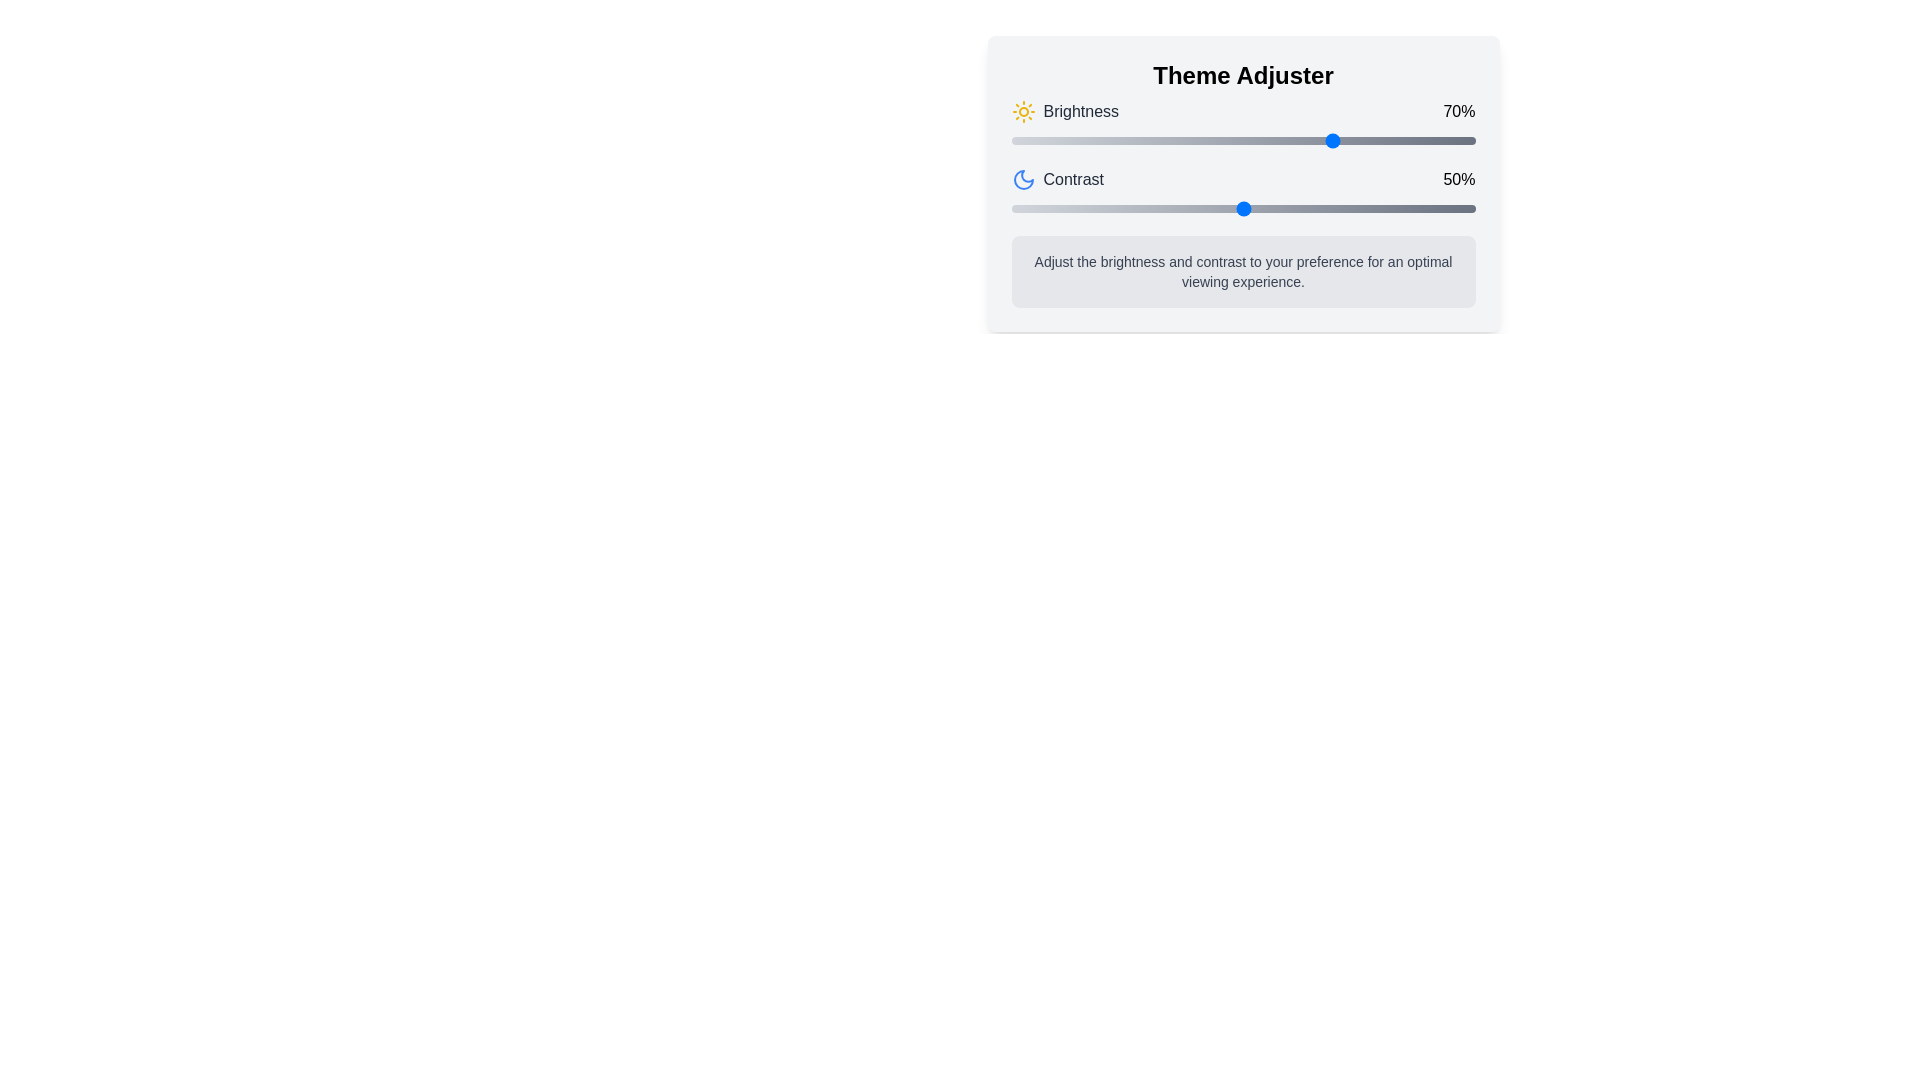 The height and width of the screenshot is (1080, 1920). Describe the element at coordinates (1056, 180) in the screenshot. I see `the associated moon icon of the 'Contrast' label located in the second row of the panel, which displays the text 'Contrast' alongside a blue moon icon` at that location.